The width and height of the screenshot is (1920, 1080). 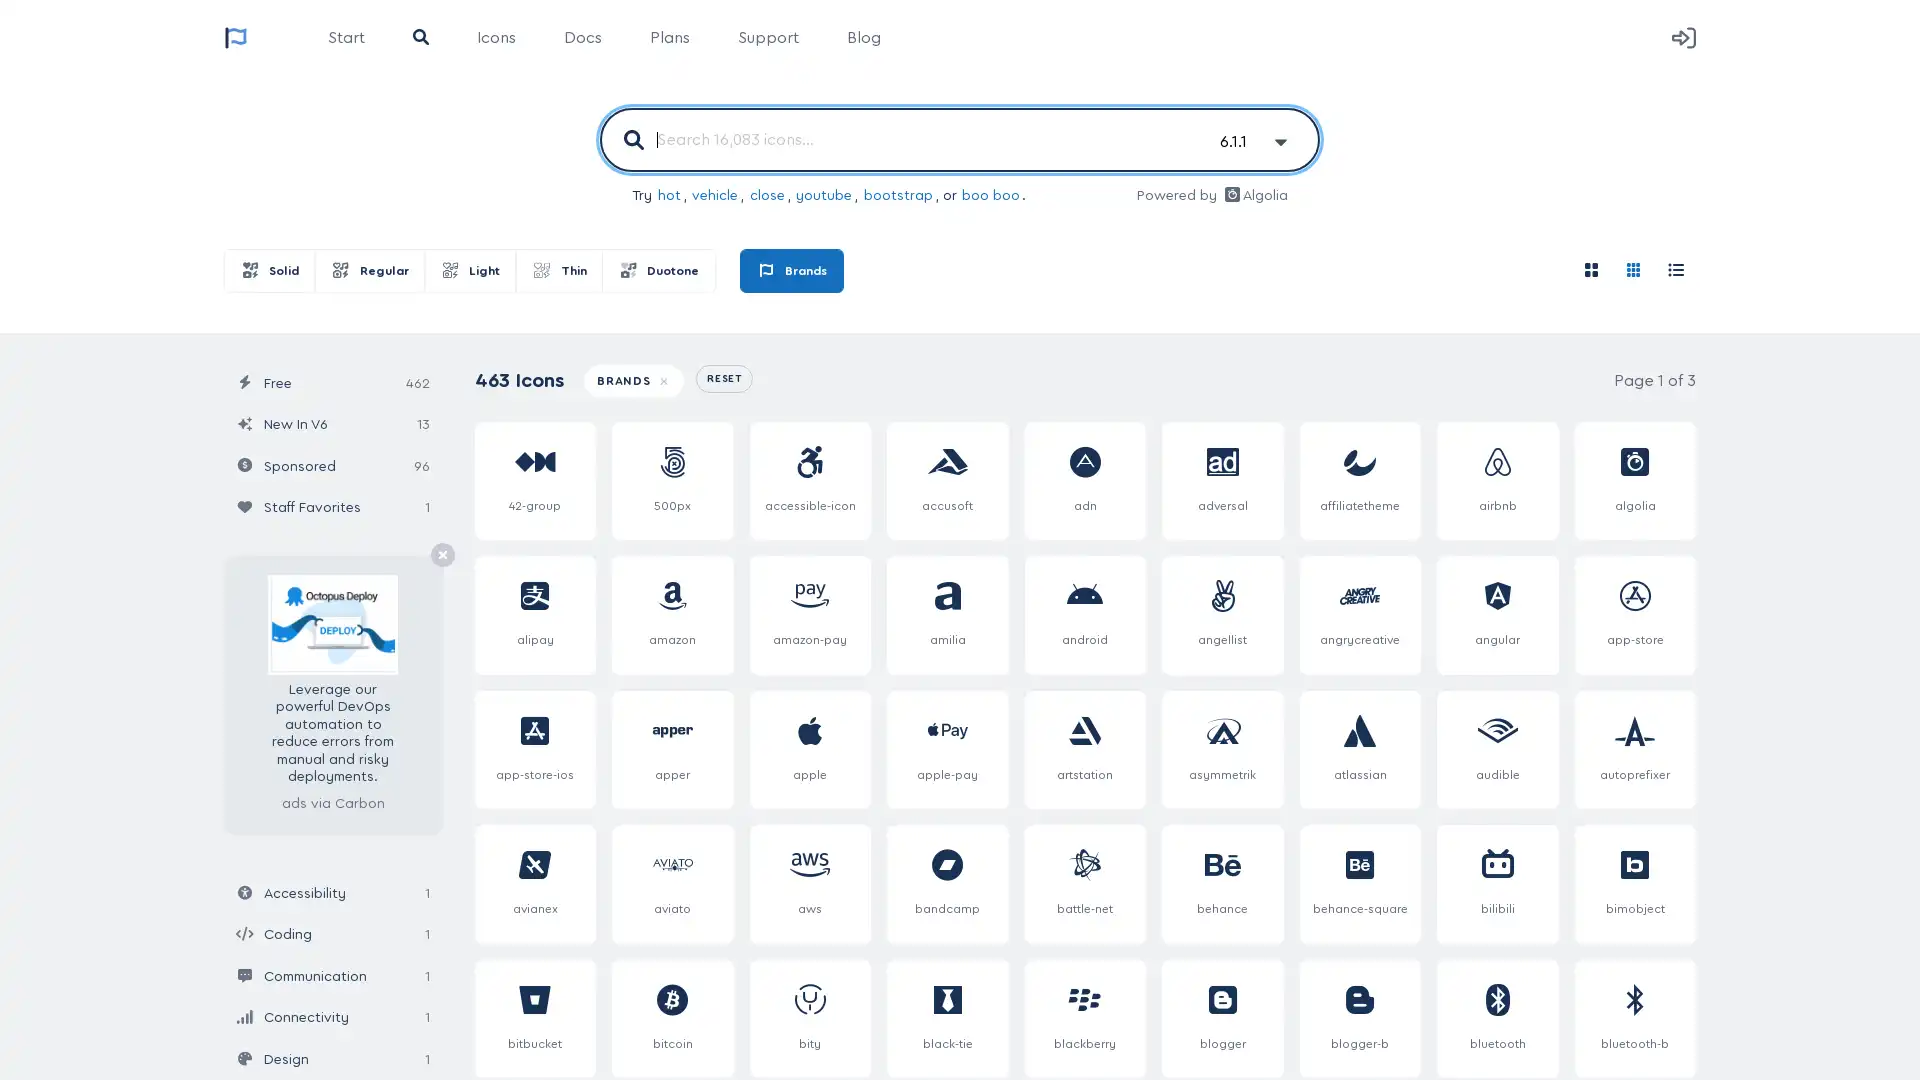 I want to click on behance-square, so click(x=1359, y=897).